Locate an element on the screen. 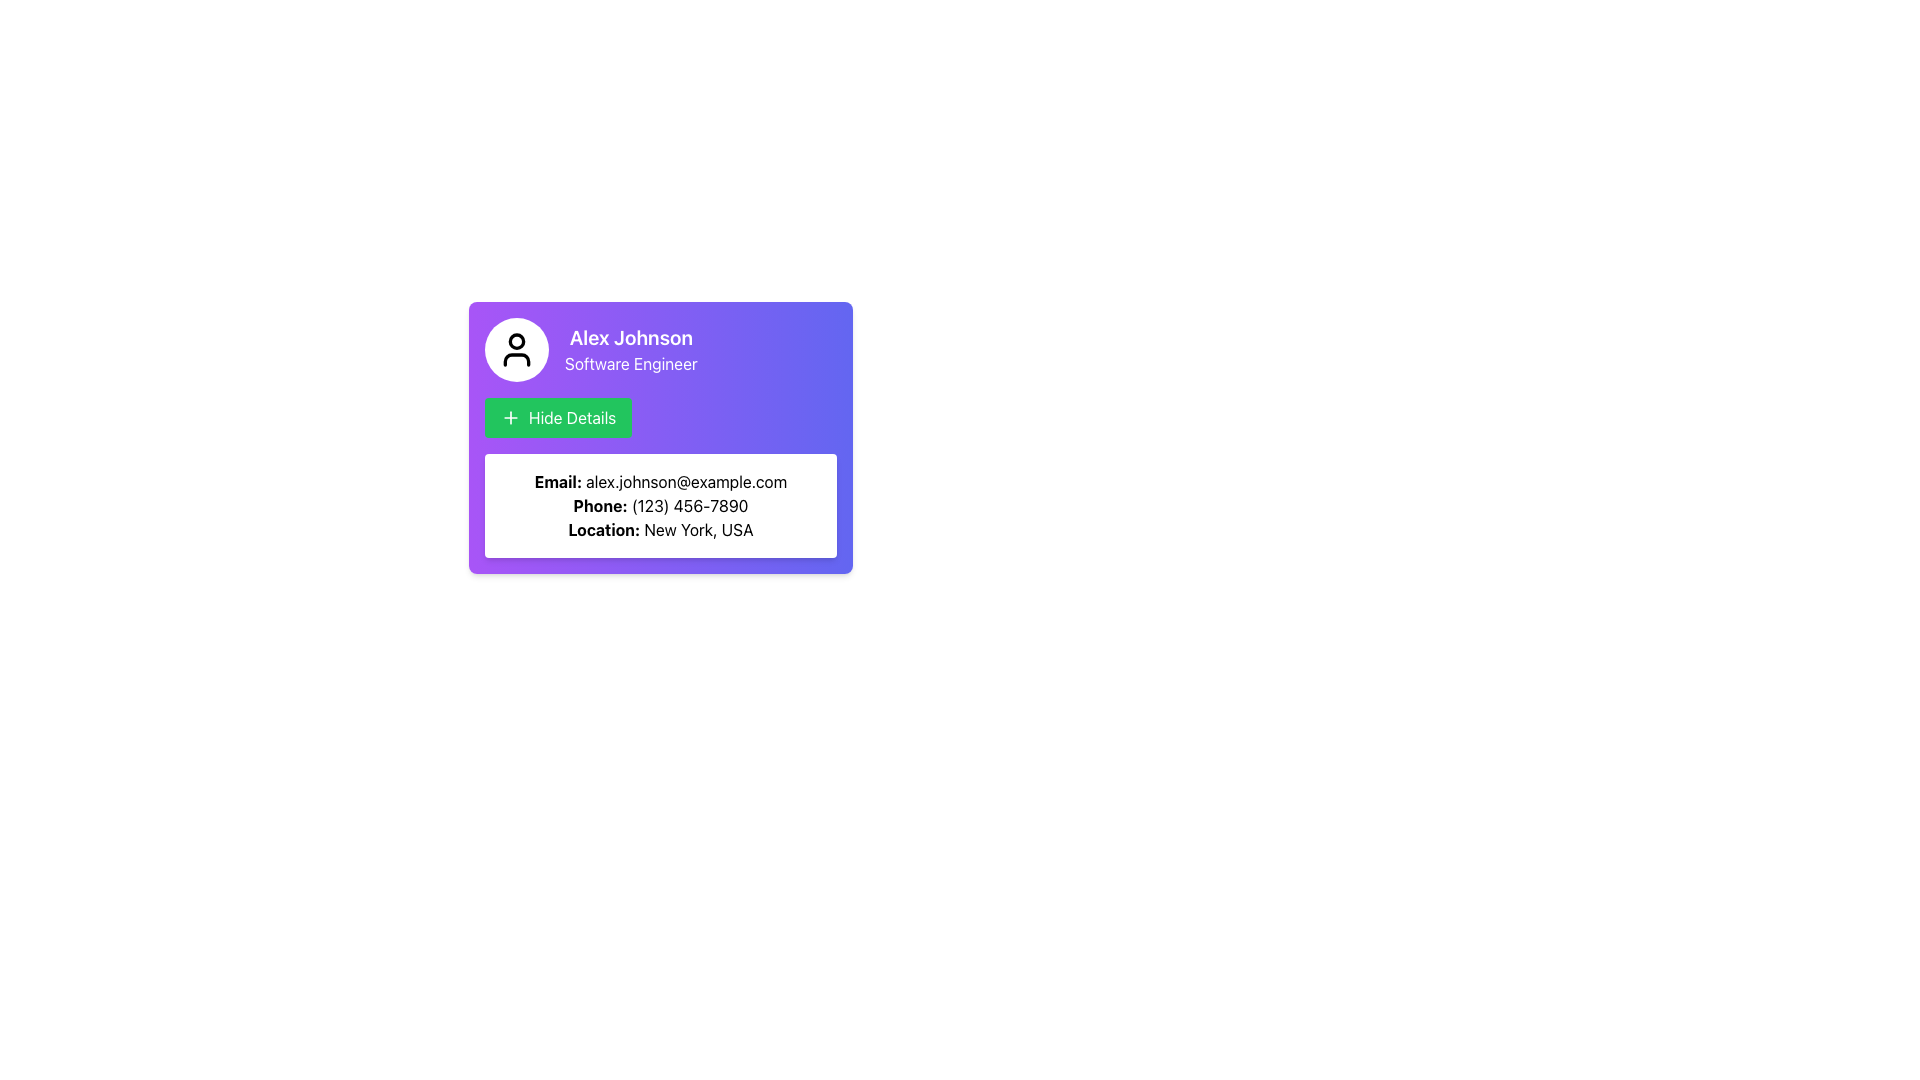 The width and height of the screenshot is (1920, 1080). the upper circular component of the user profile icon, which represents a simplified human face within the avatar on the left side of the highlighted card is located at coordinates (517, 340).